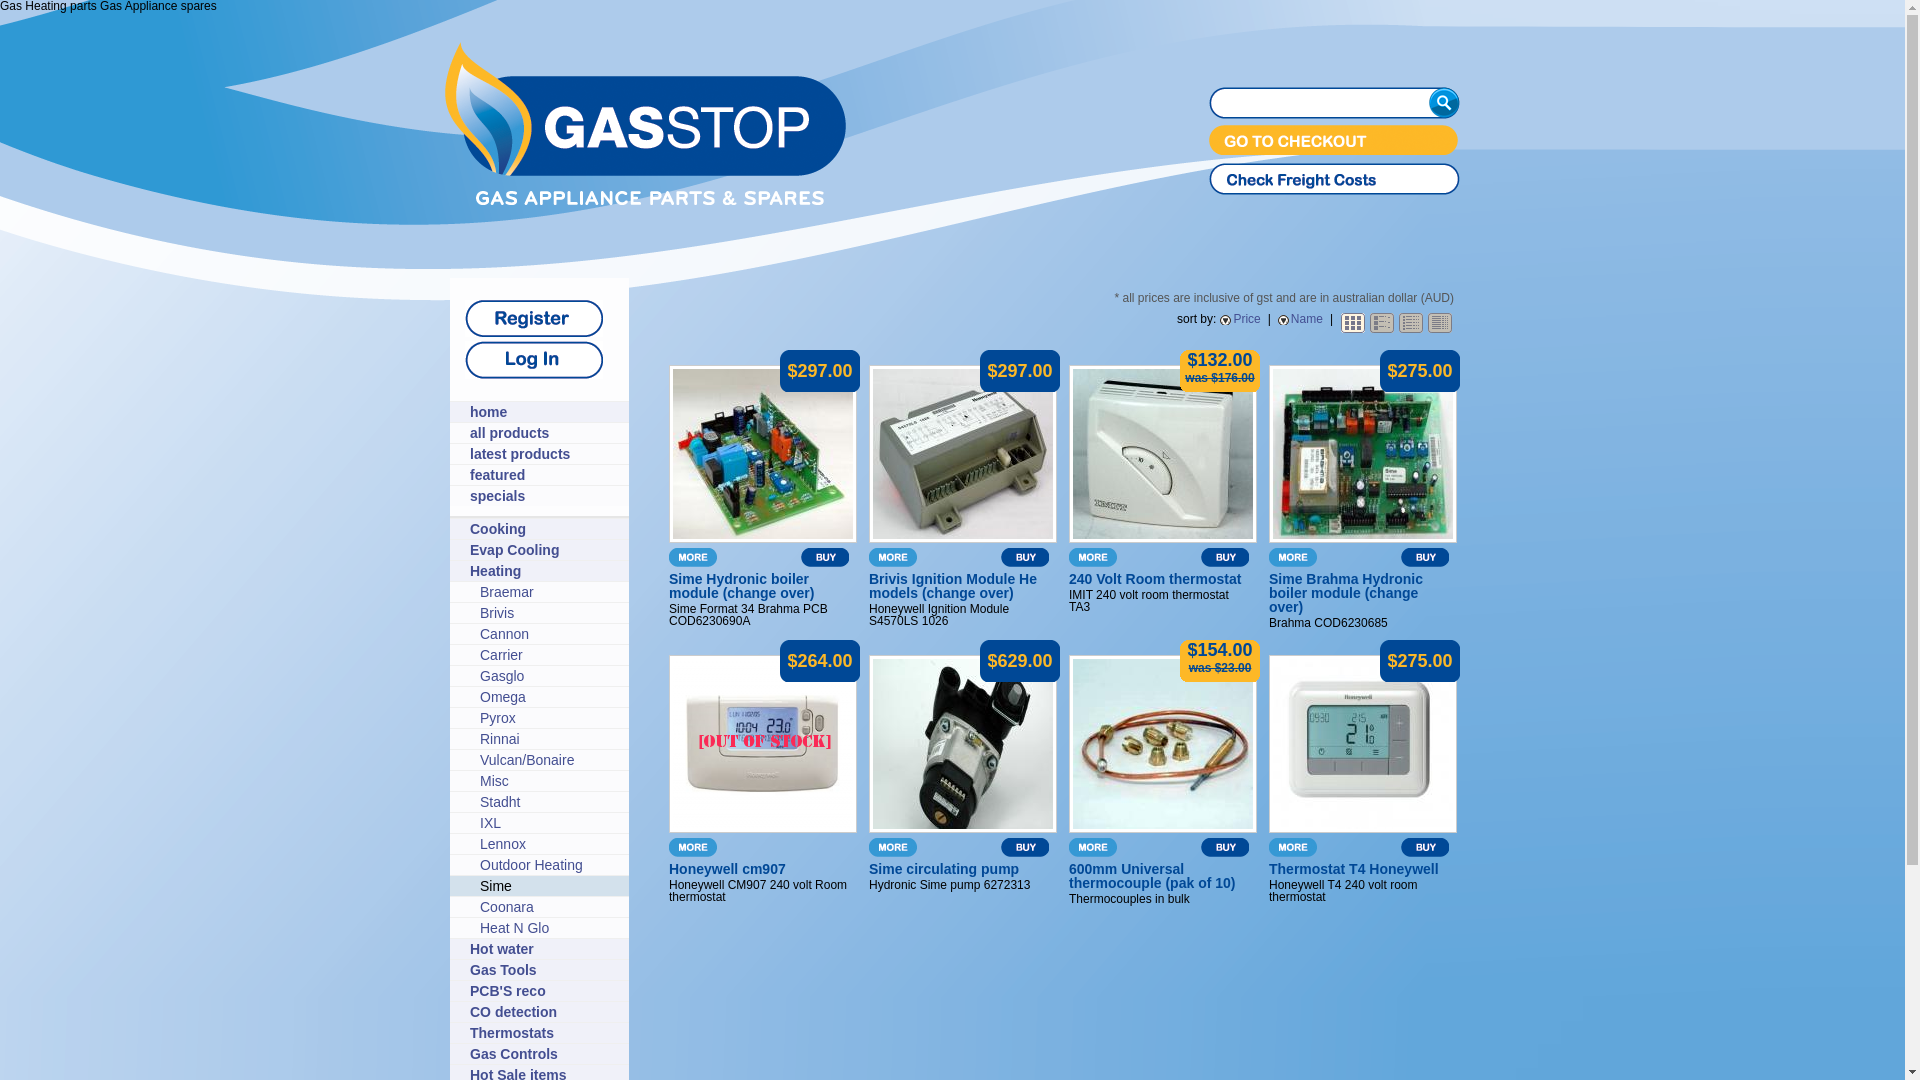 This screenshot has width=1920, height=1080. What do you see at coordinates (549, 779) in the screenshot?
I see `'Misc'` at bounding box center [549, 779].